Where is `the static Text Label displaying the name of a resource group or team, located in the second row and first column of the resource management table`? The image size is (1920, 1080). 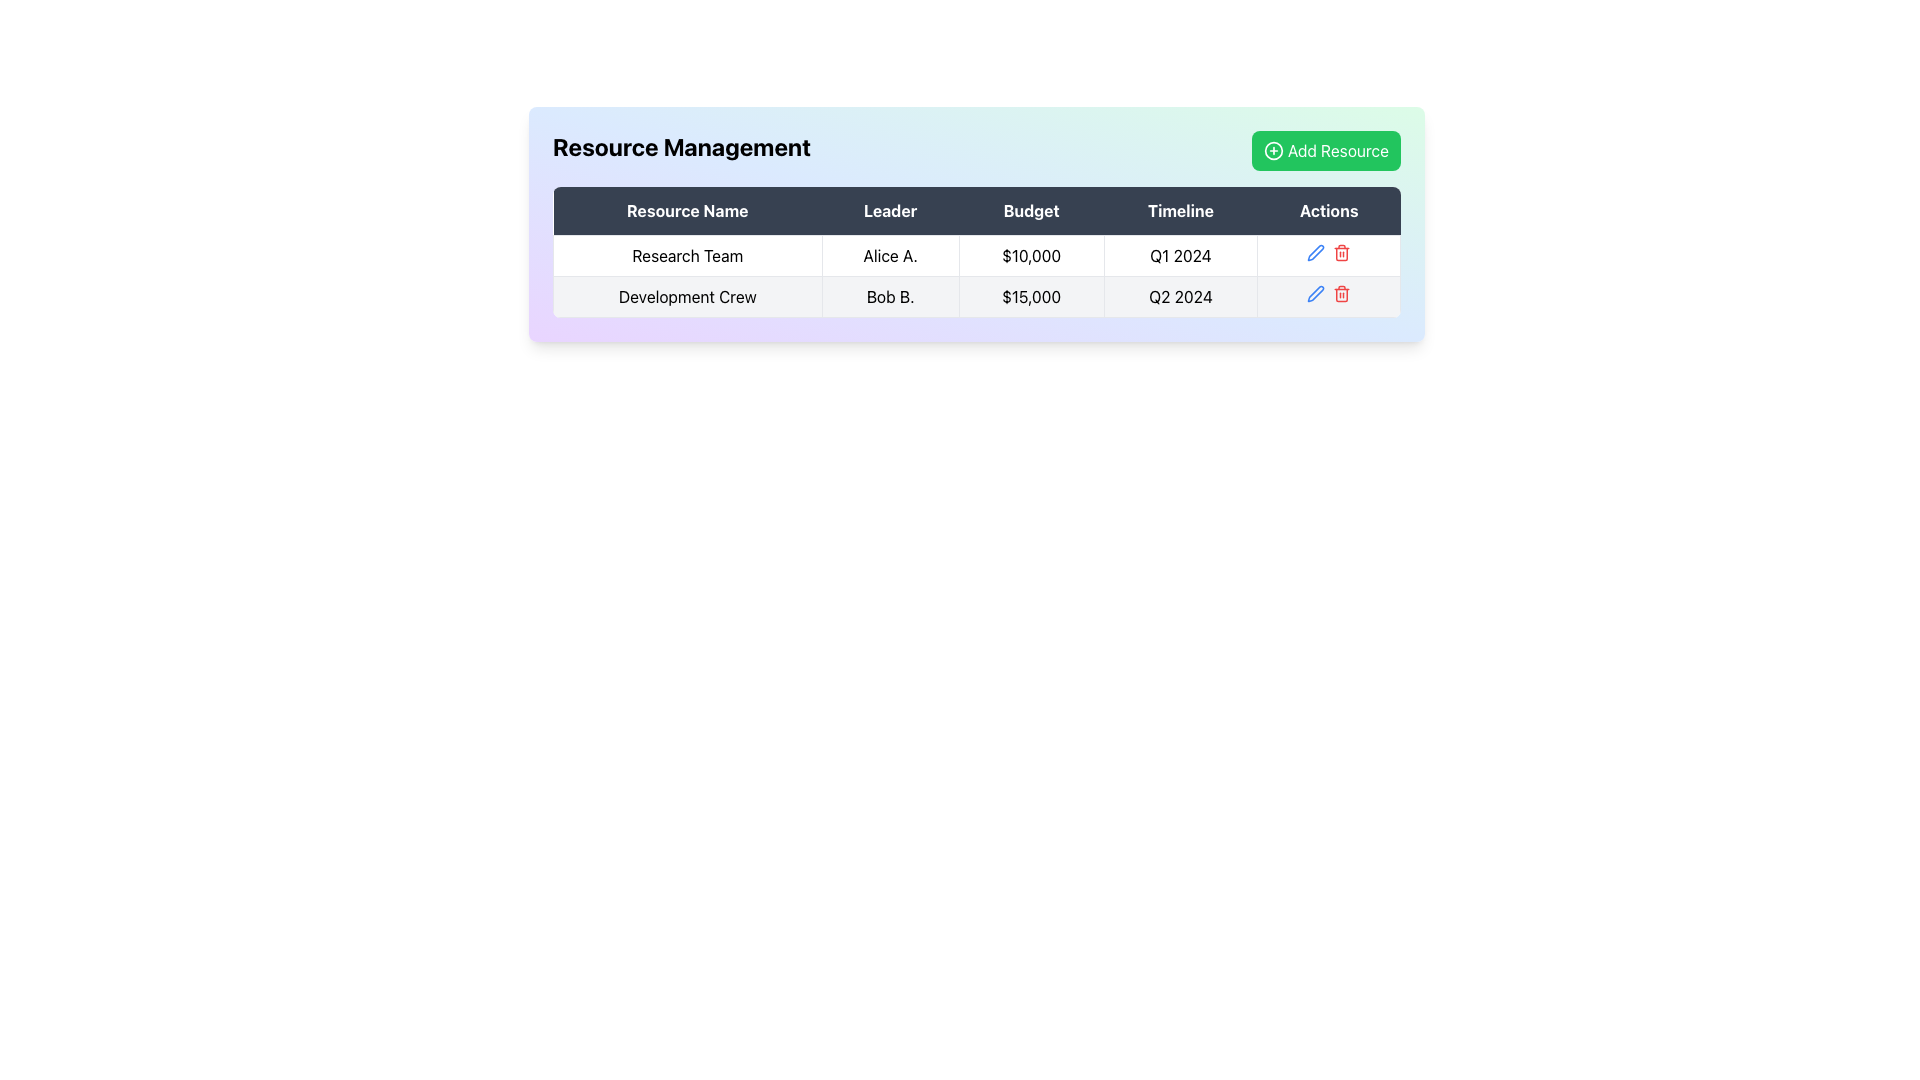
the static Text Label displaying the name of a resource group or team, located in the second row and first column of the resource management table is located at coordinates (687, 297).